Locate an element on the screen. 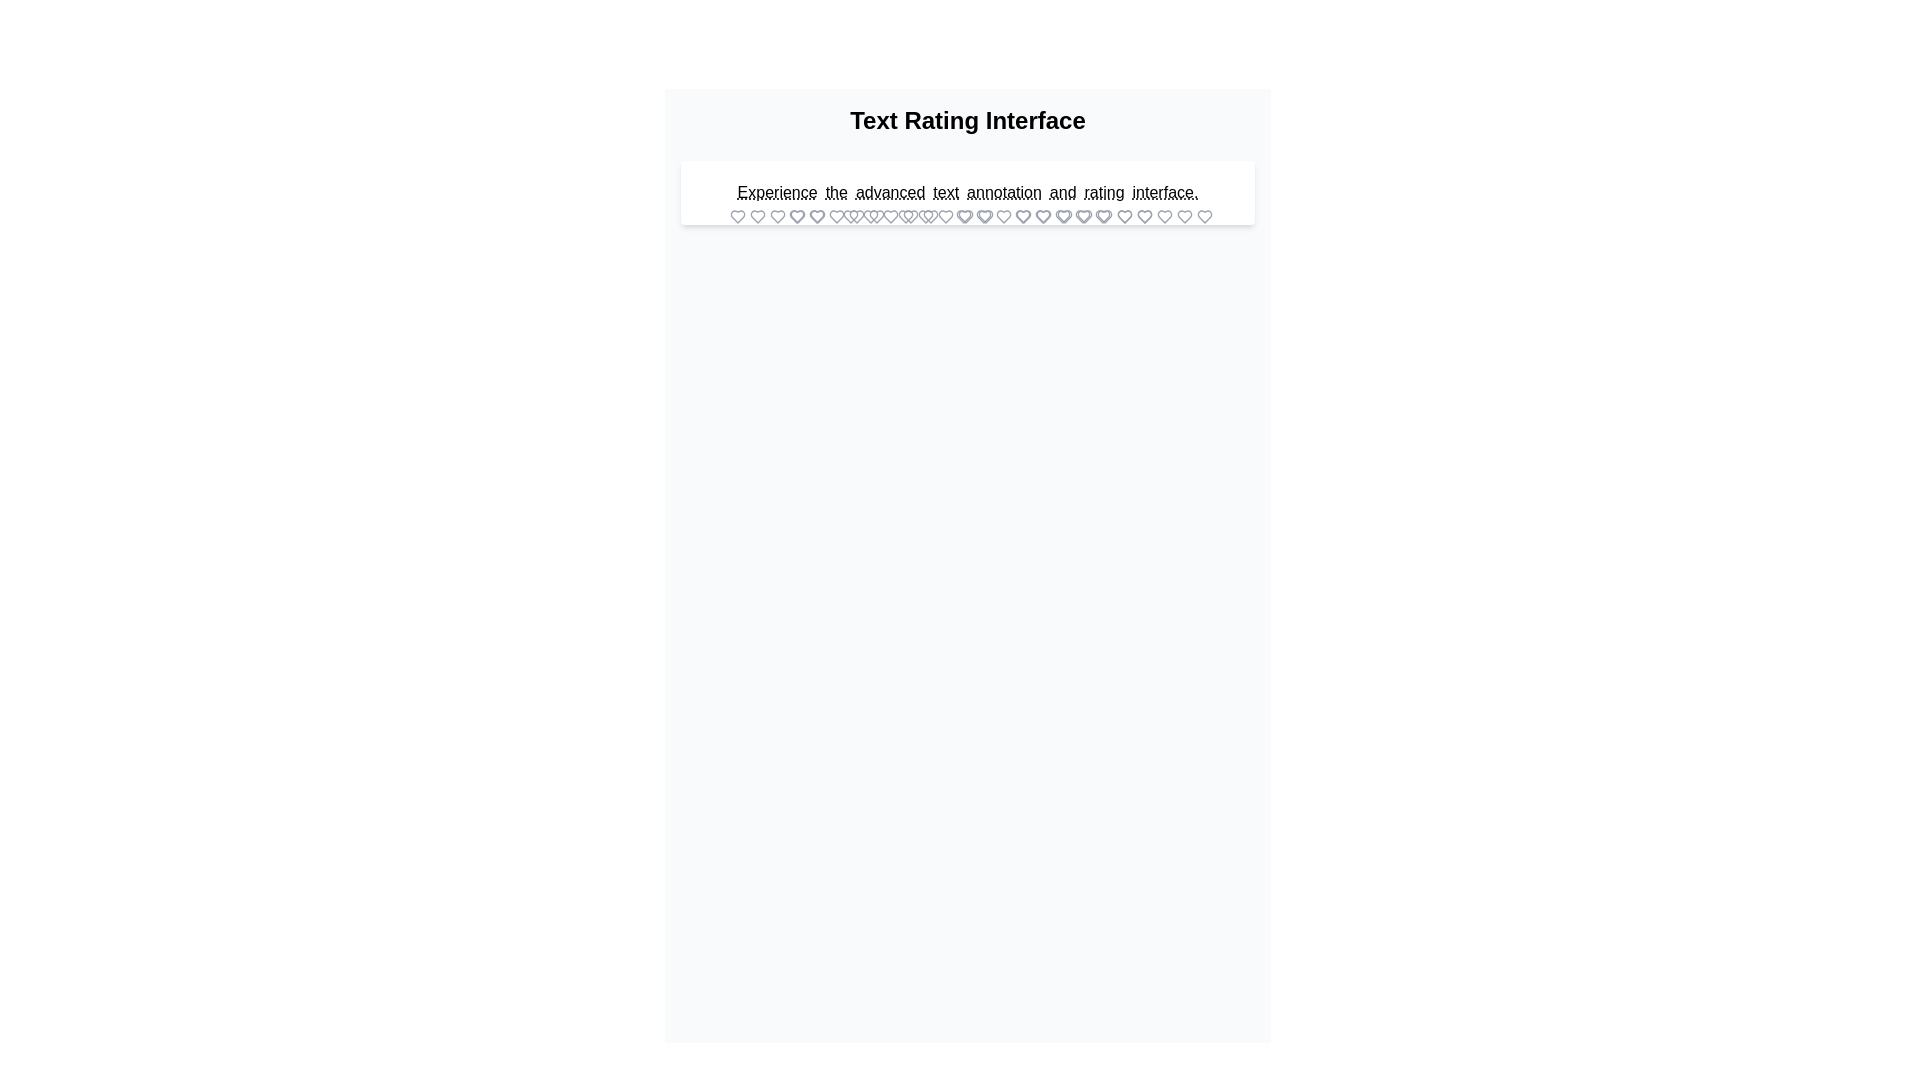 This screenshot has height=1080, width=1920. the word Experience to select it for rating is located at coordinates (776, 192).